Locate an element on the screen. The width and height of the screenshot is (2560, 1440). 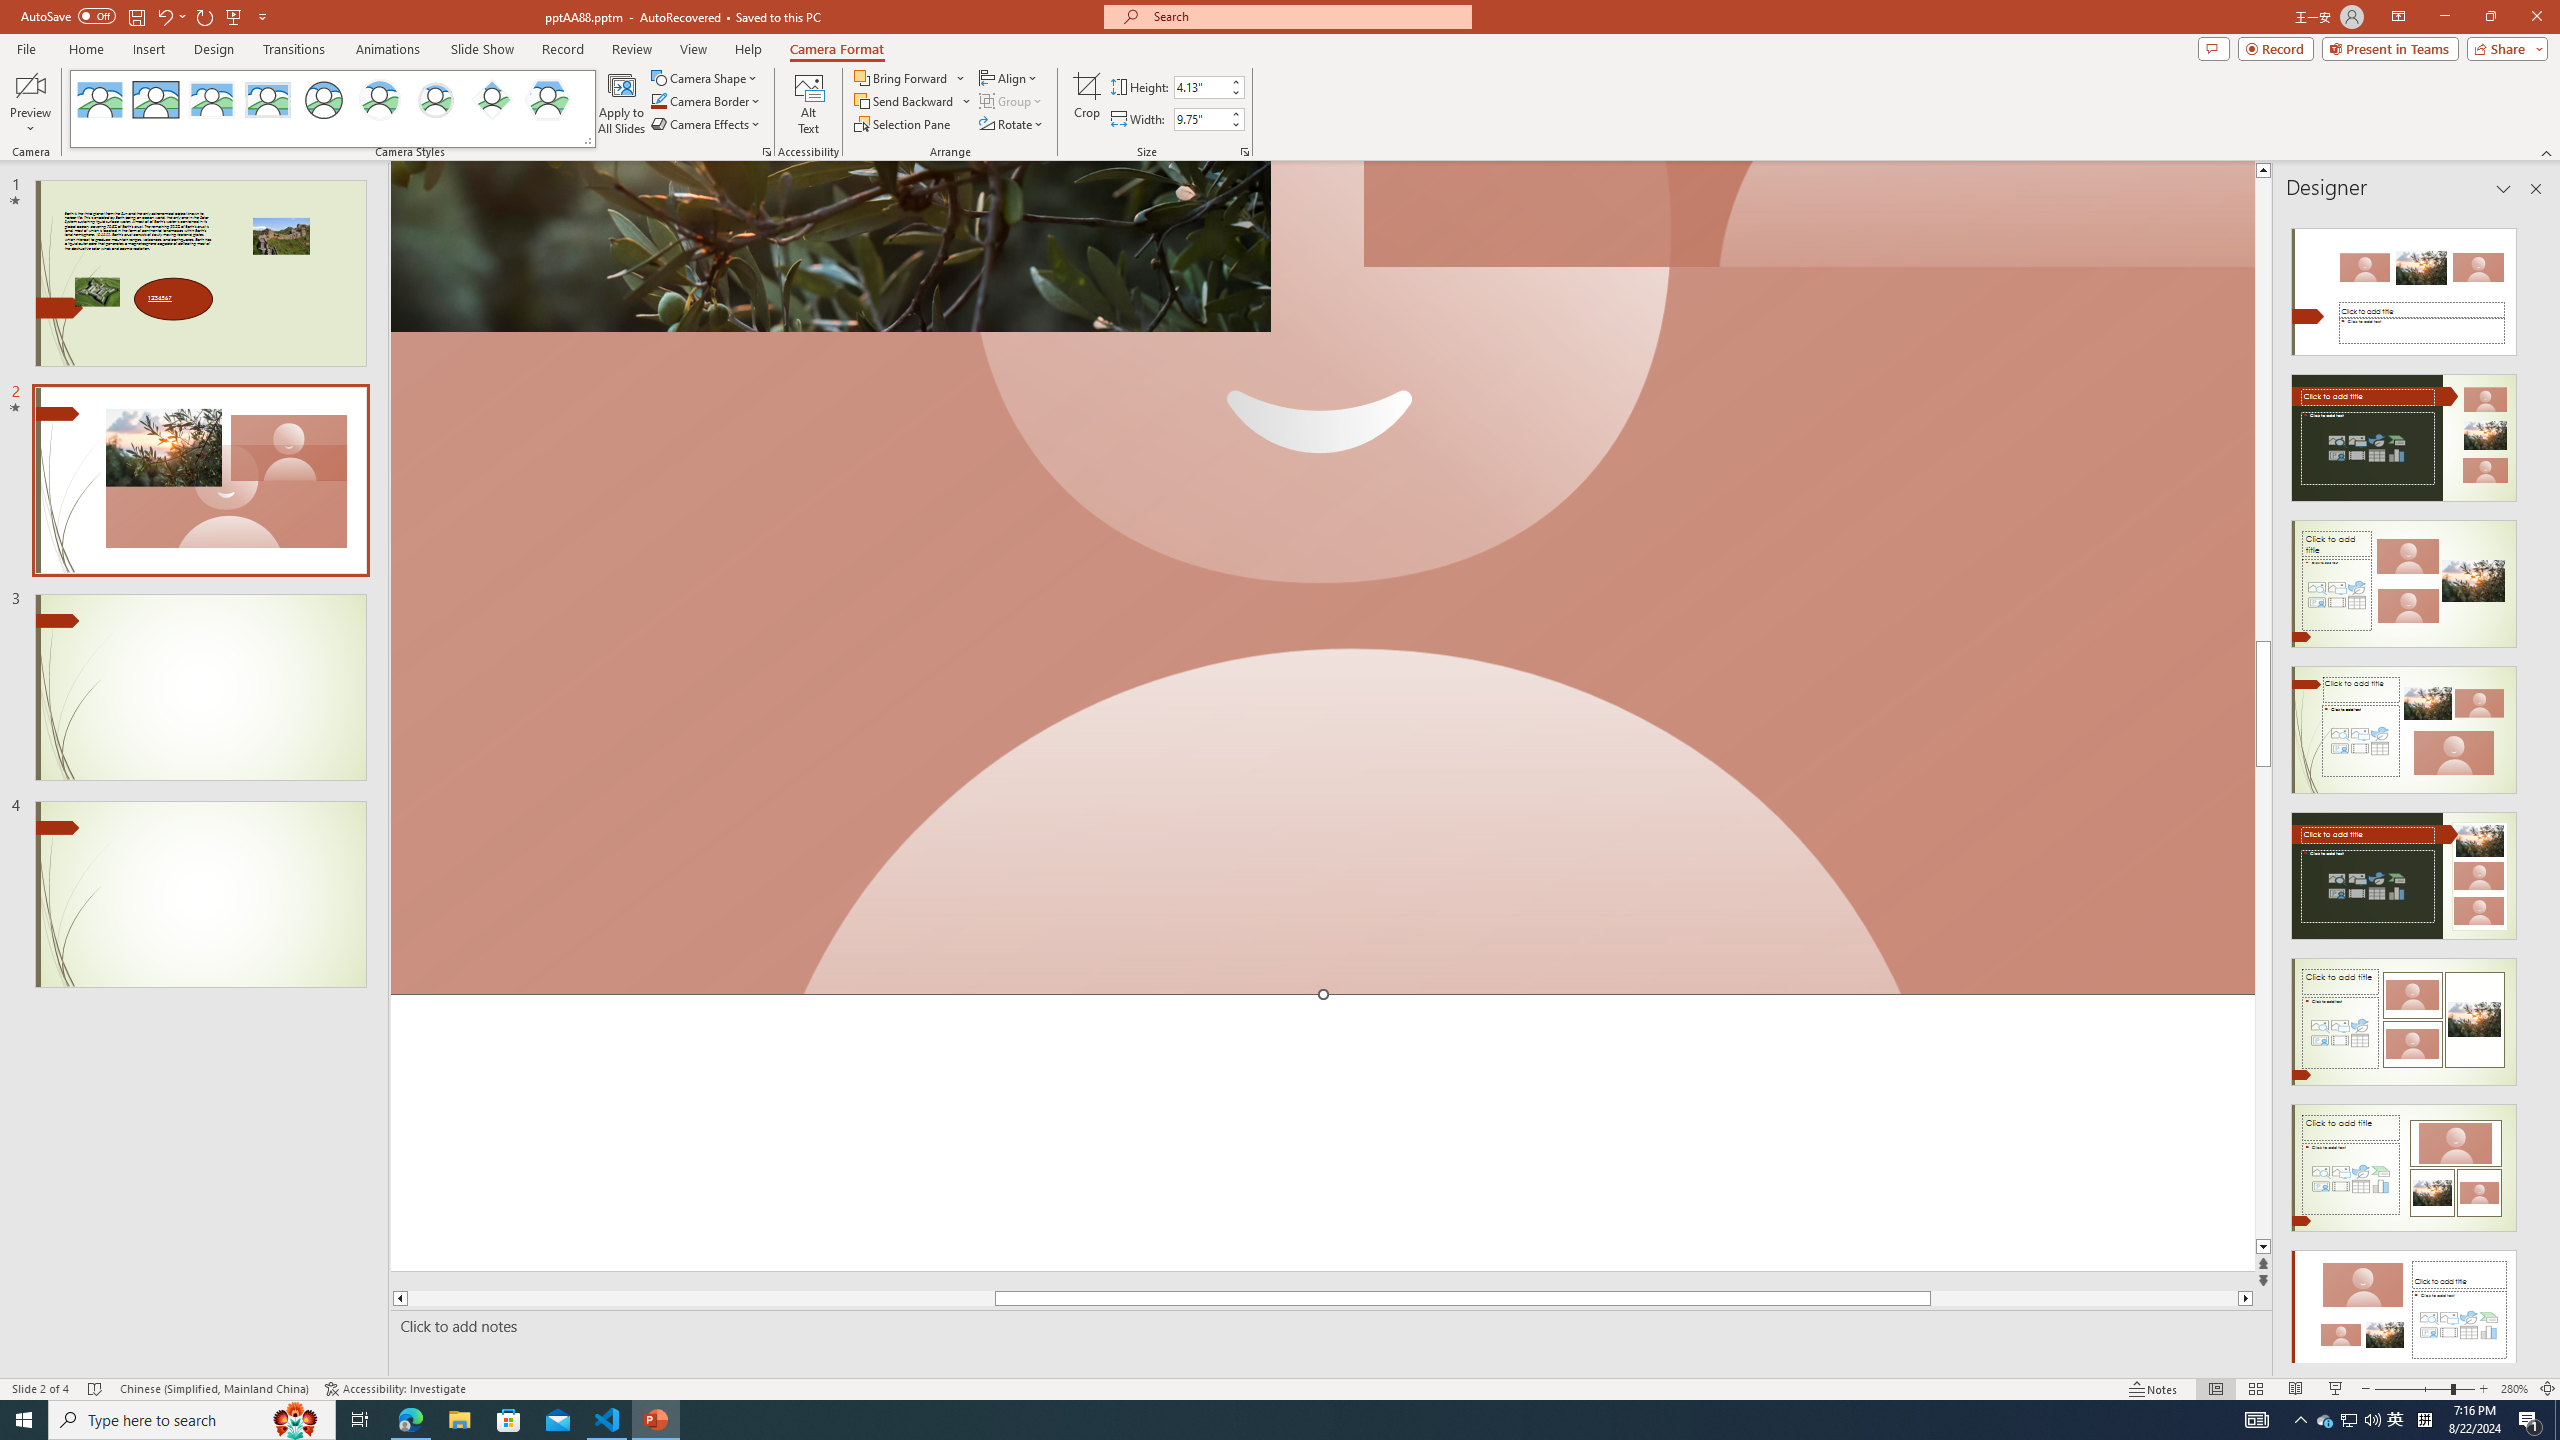
'Crop' is located at coordinates (1085, 103).